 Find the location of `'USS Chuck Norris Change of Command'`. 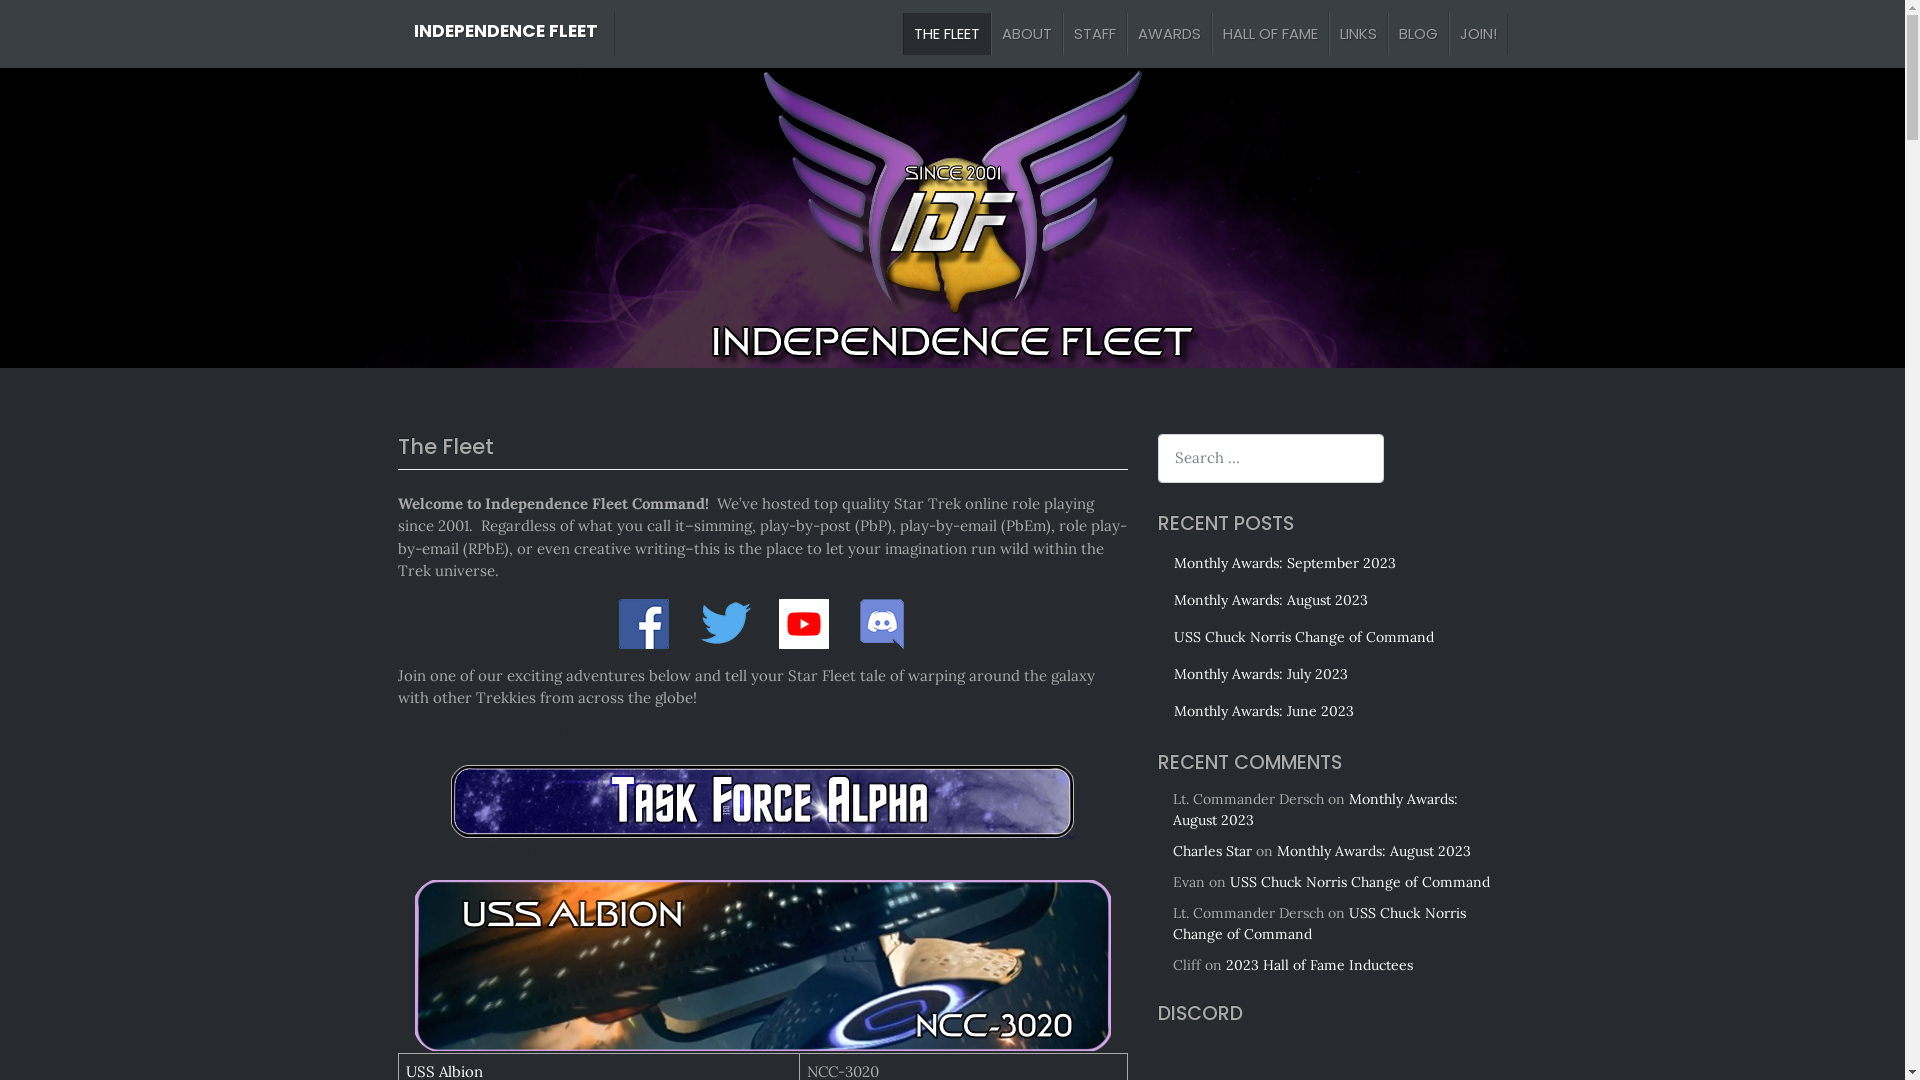

'USS Chuck Norris Change of Command' is located at coordinates (1333, 637).